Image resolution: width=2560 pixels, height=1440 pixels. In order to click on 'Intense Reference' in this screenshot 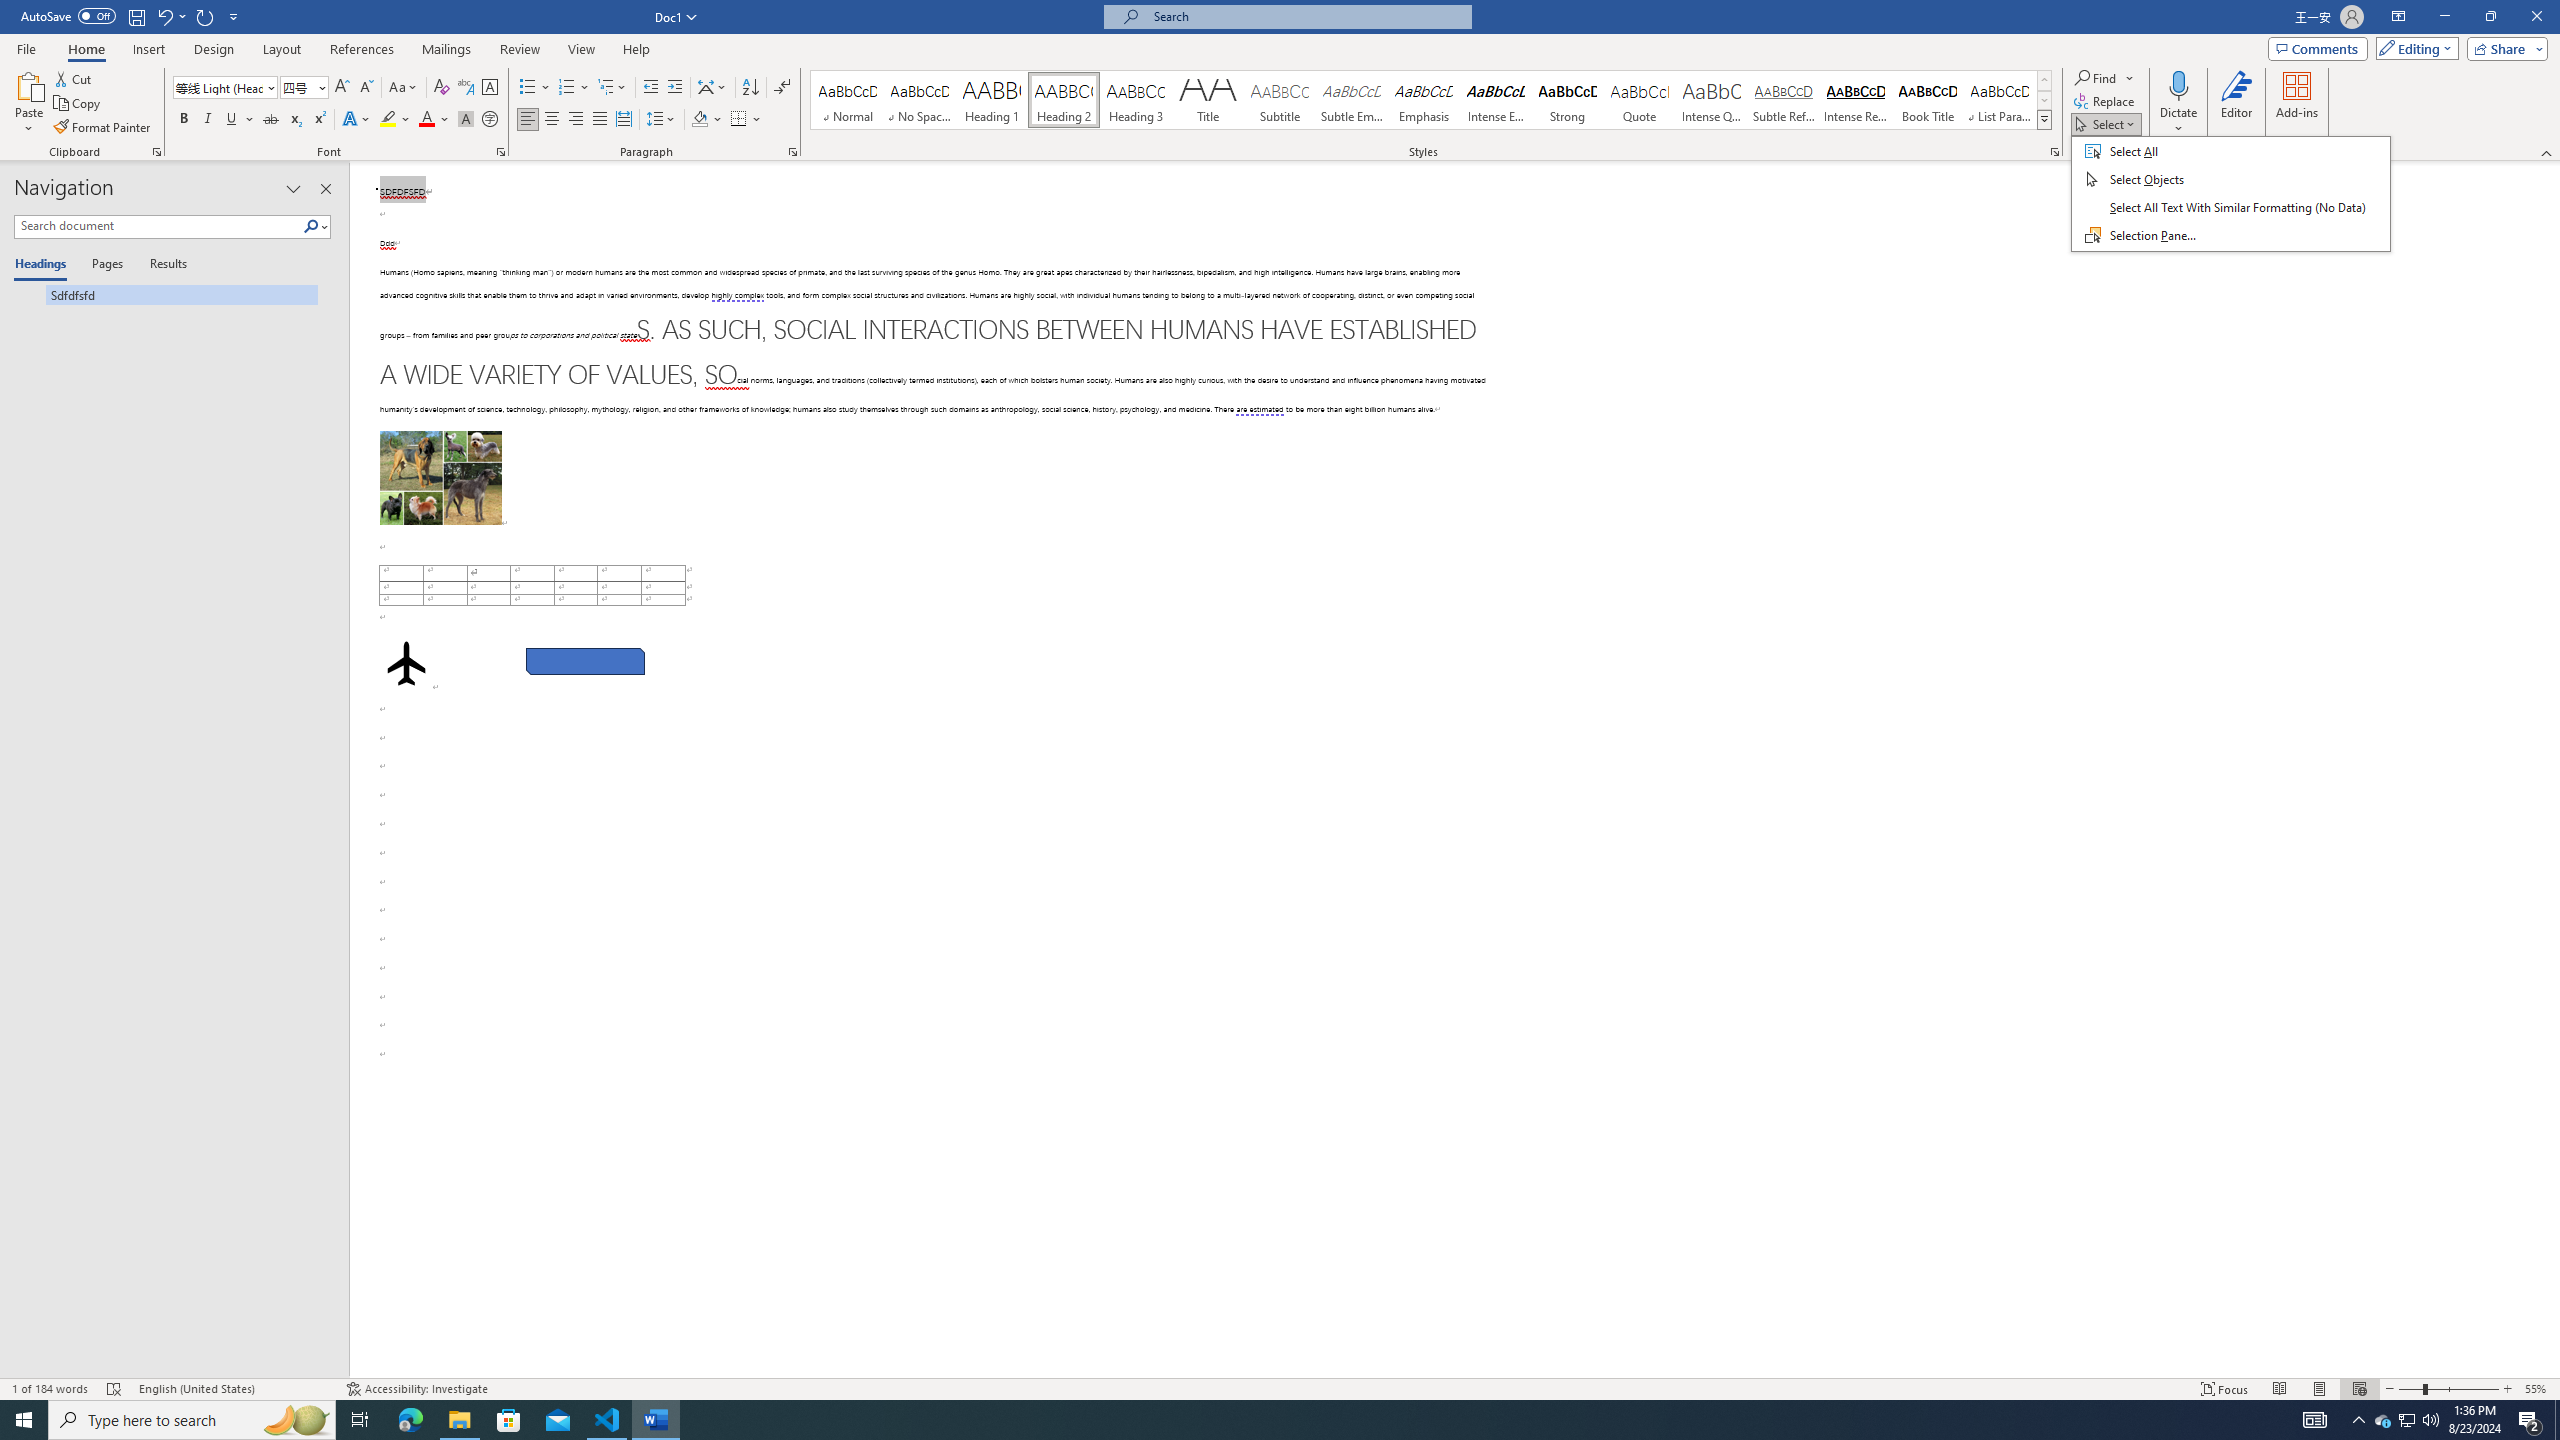, I will do `click(1855, 99)`.